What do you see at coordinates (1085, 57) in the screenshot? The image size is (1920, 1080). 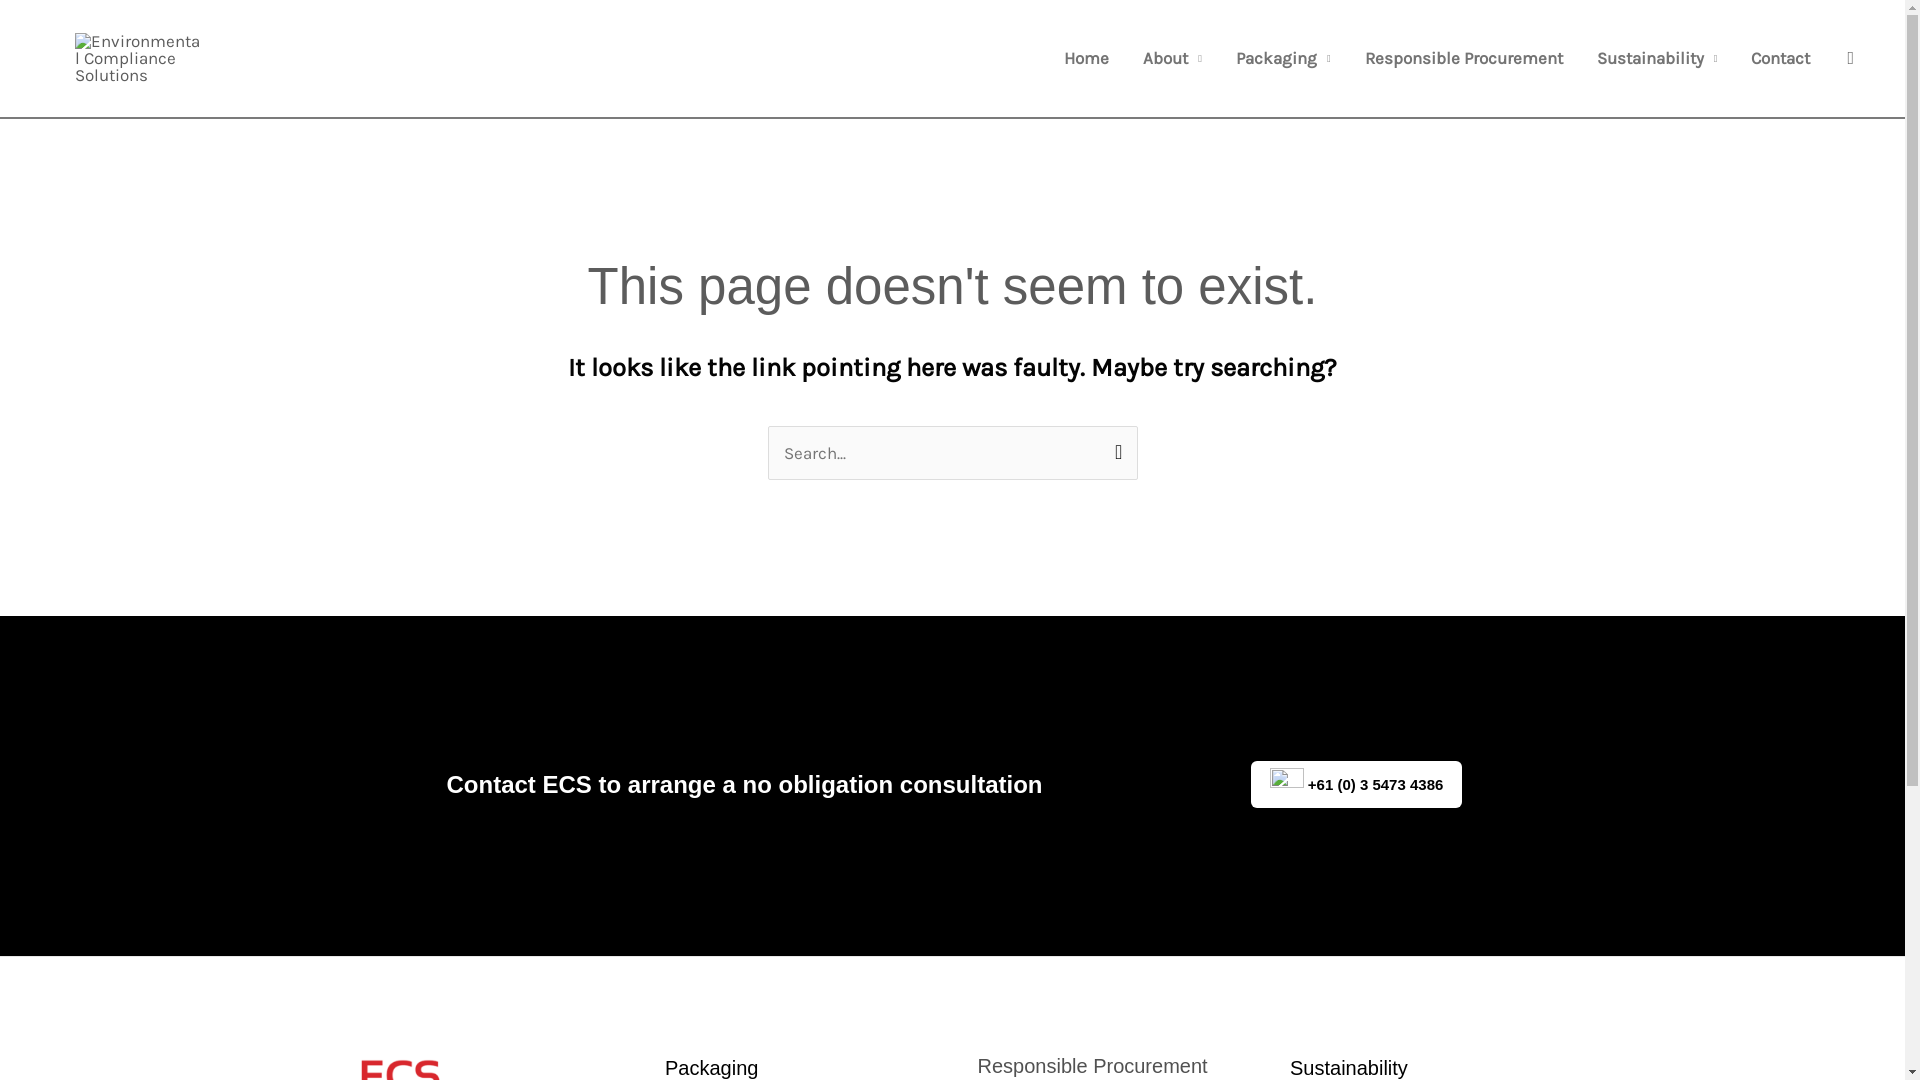 I see `'Home'` at bounding box center [1085, 57].